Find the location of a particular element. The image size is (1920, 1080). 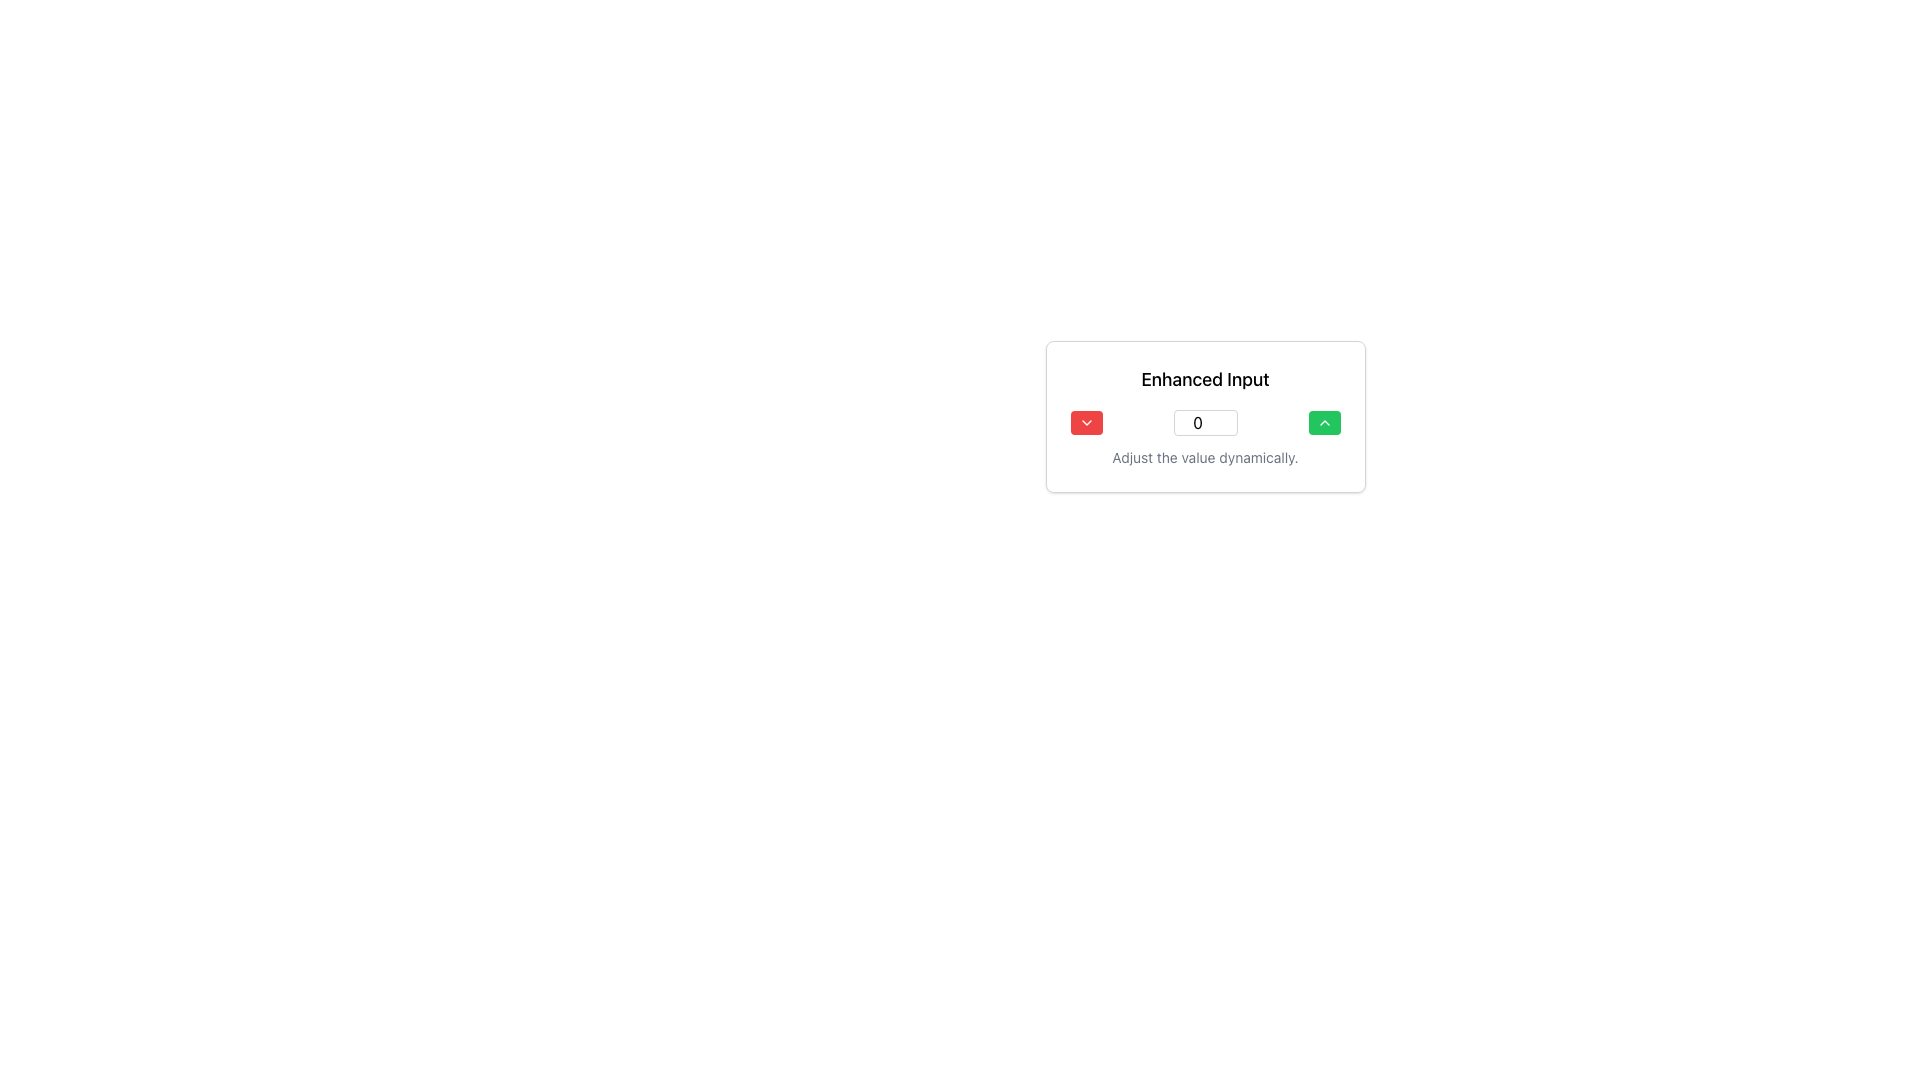

the decrement button located at the far left of the horizontal grouping to observe visual feedback is located at coordinates (1085, 422).